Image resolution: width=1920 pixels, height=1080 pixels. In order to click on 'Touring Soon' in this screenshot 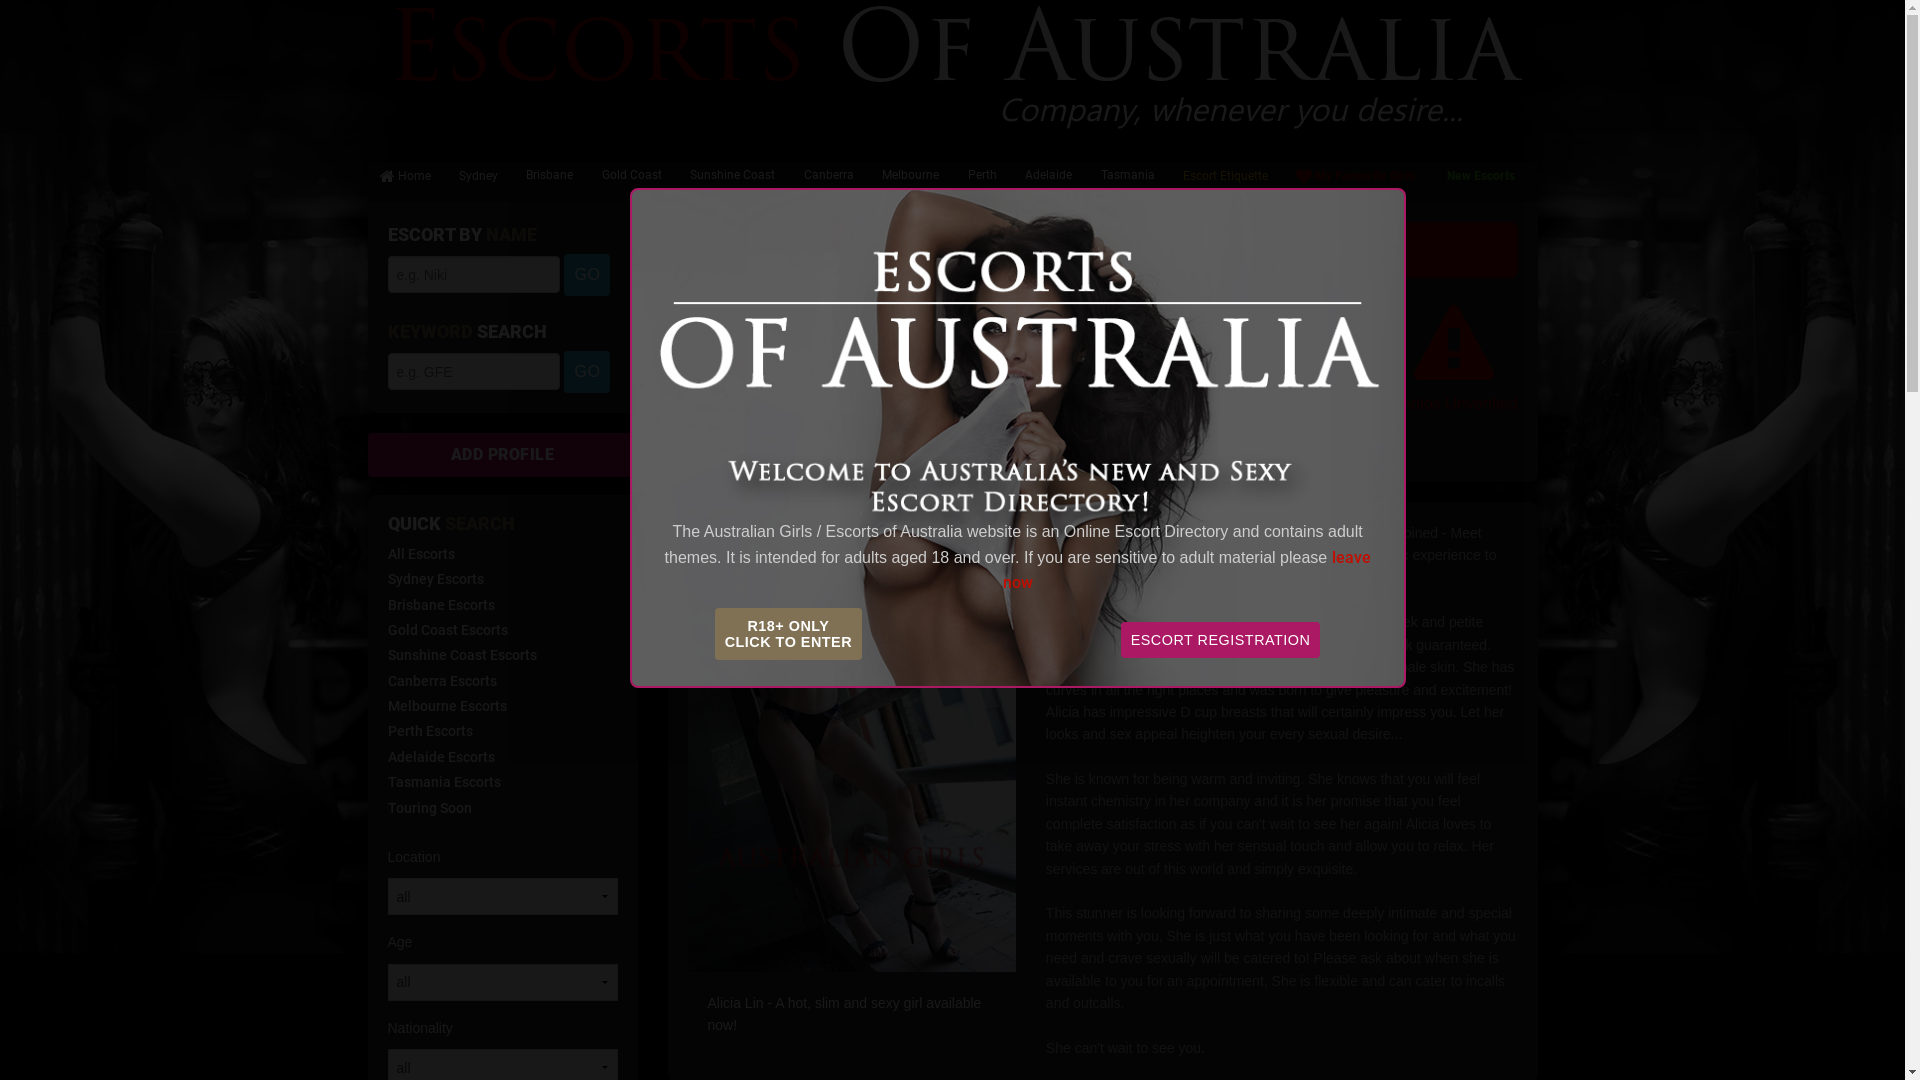, I will do `click(388, 806)`.